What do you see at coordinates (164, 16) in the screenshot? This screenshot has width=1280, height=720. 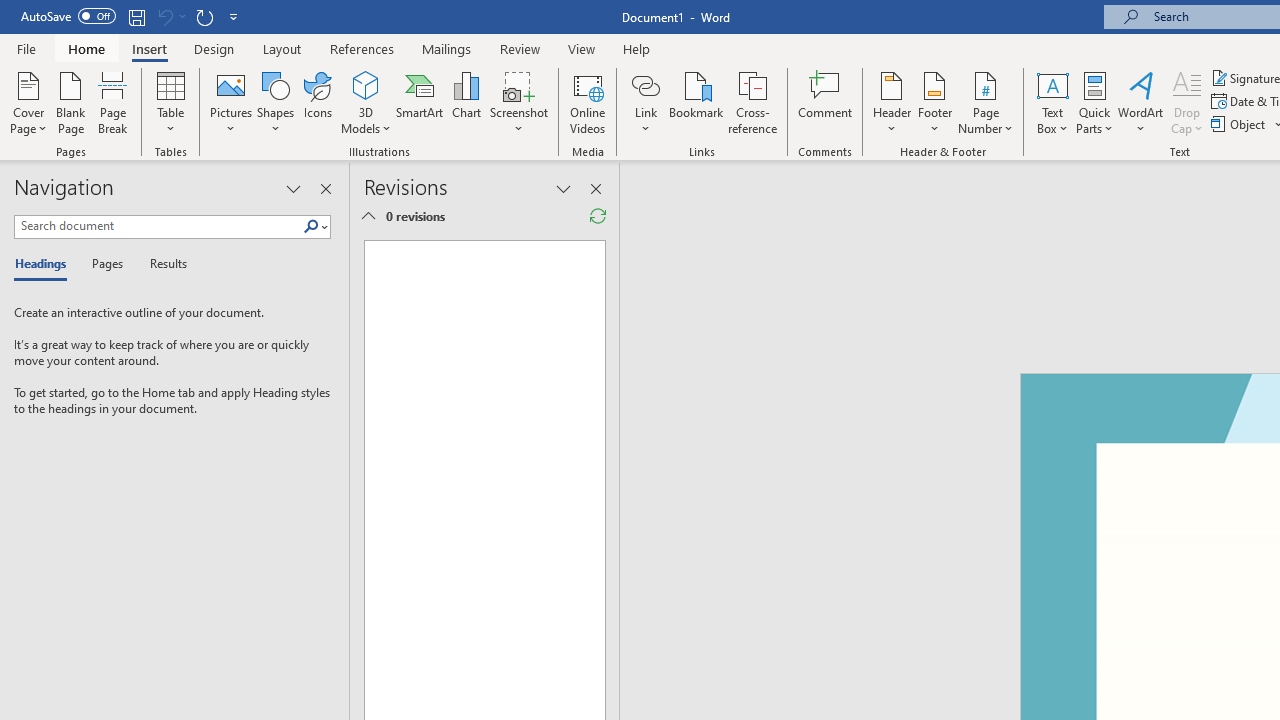 I see `'Can'` at bounding box center [164, 16].